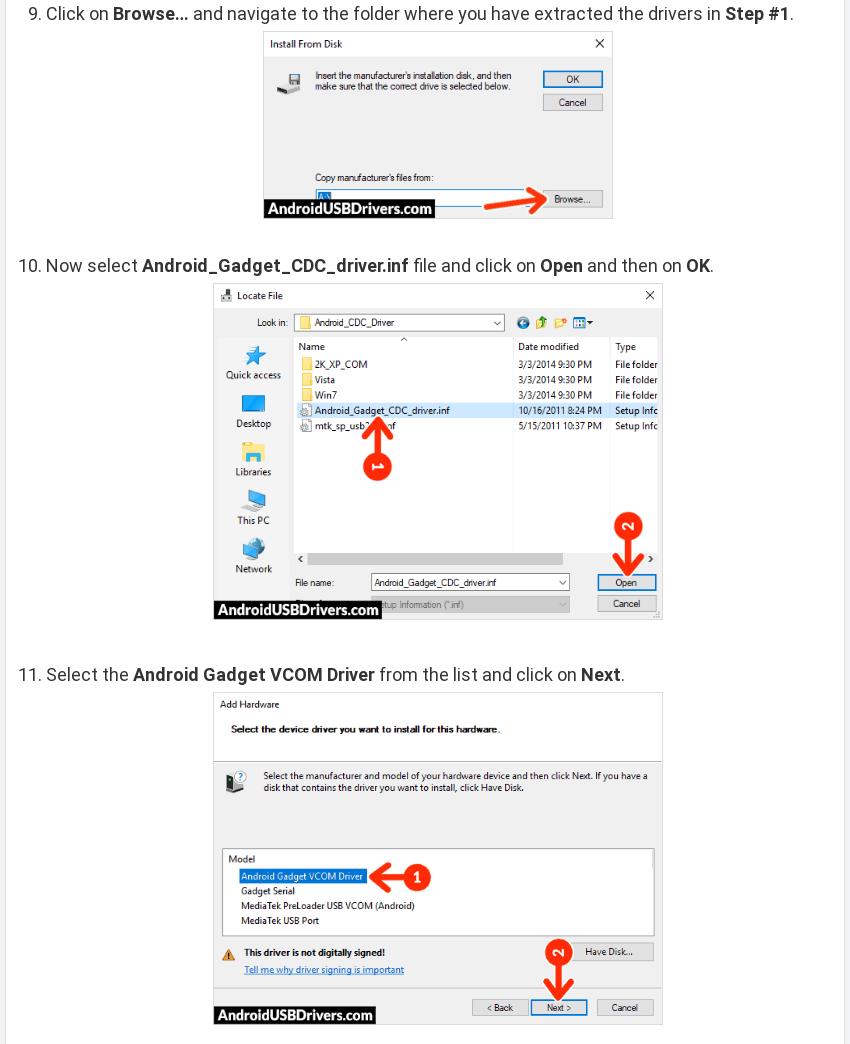  I want to click on 'Now select', so click(93, 263).